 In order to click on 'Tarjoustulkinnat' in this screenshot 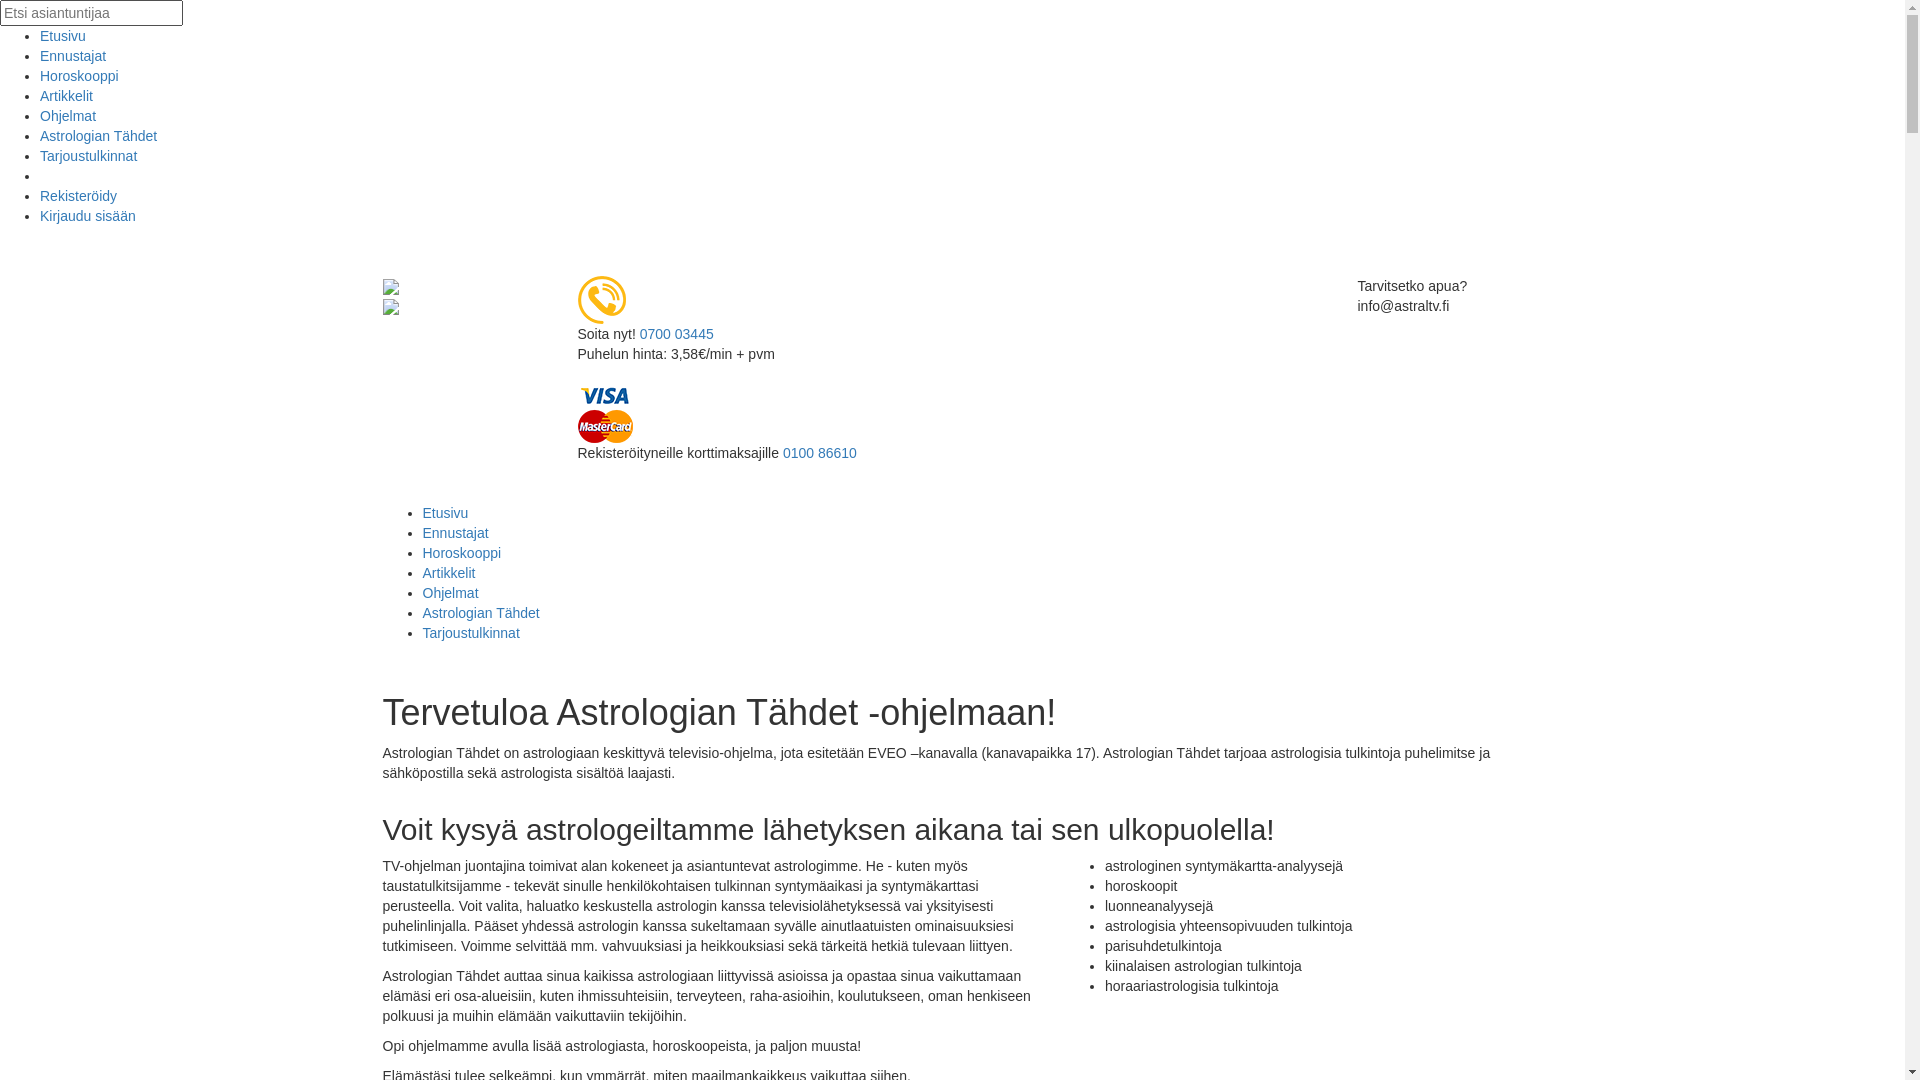, I will do `click(87, 154)`.